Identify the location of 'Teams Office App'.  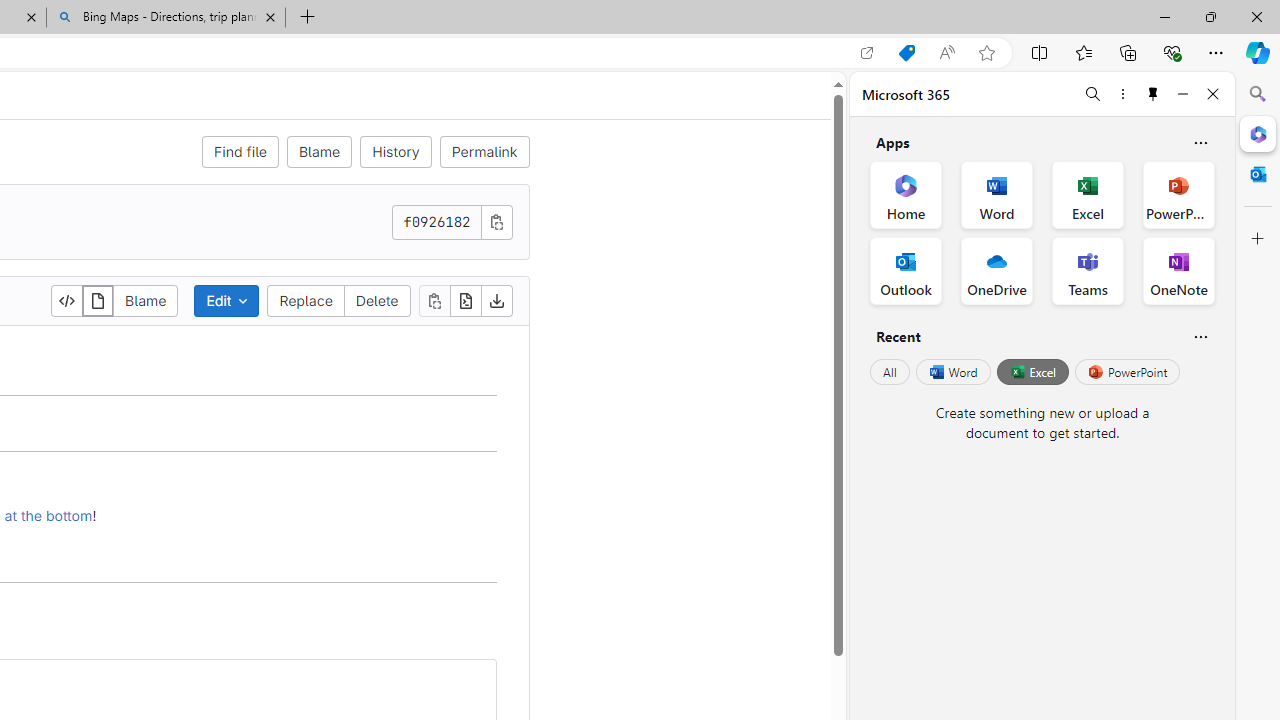
(1087, 271).